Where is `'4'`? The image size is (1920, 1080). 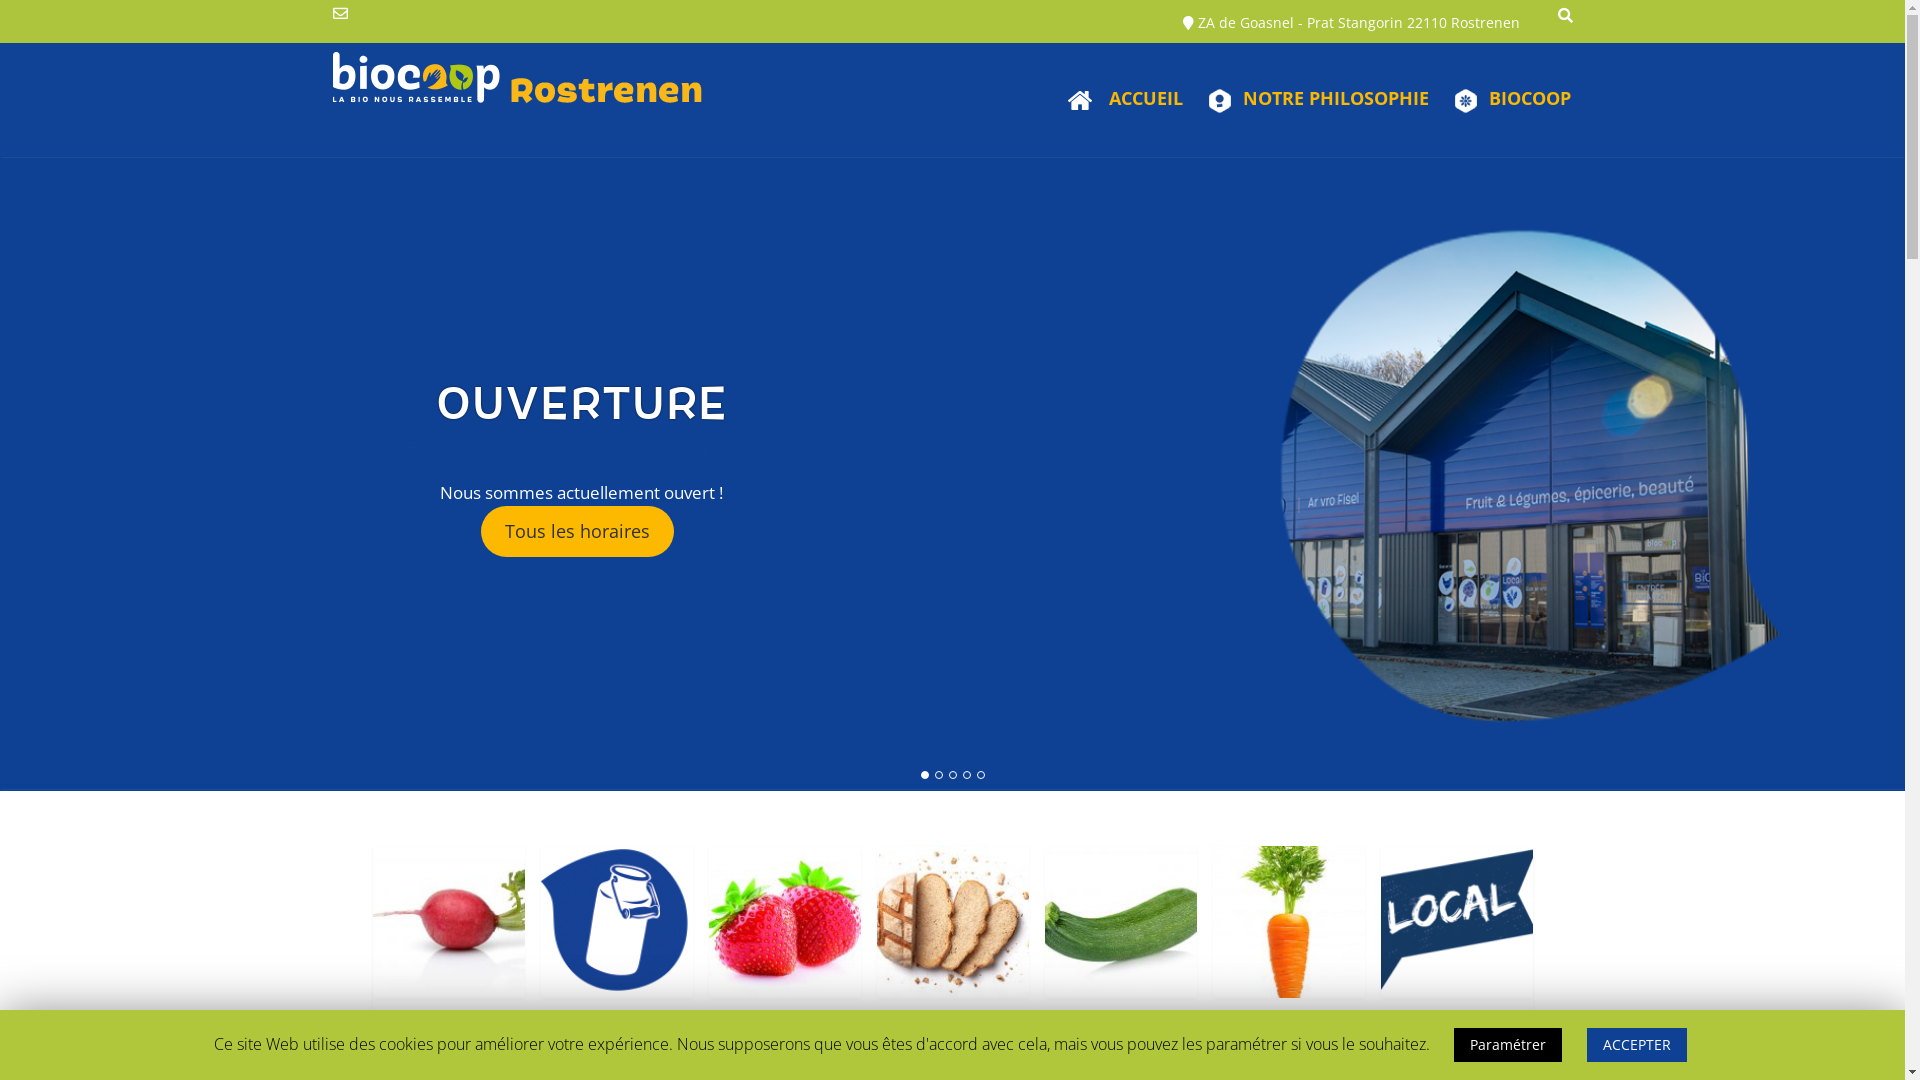
'4' is located at coordinates (966, 772).